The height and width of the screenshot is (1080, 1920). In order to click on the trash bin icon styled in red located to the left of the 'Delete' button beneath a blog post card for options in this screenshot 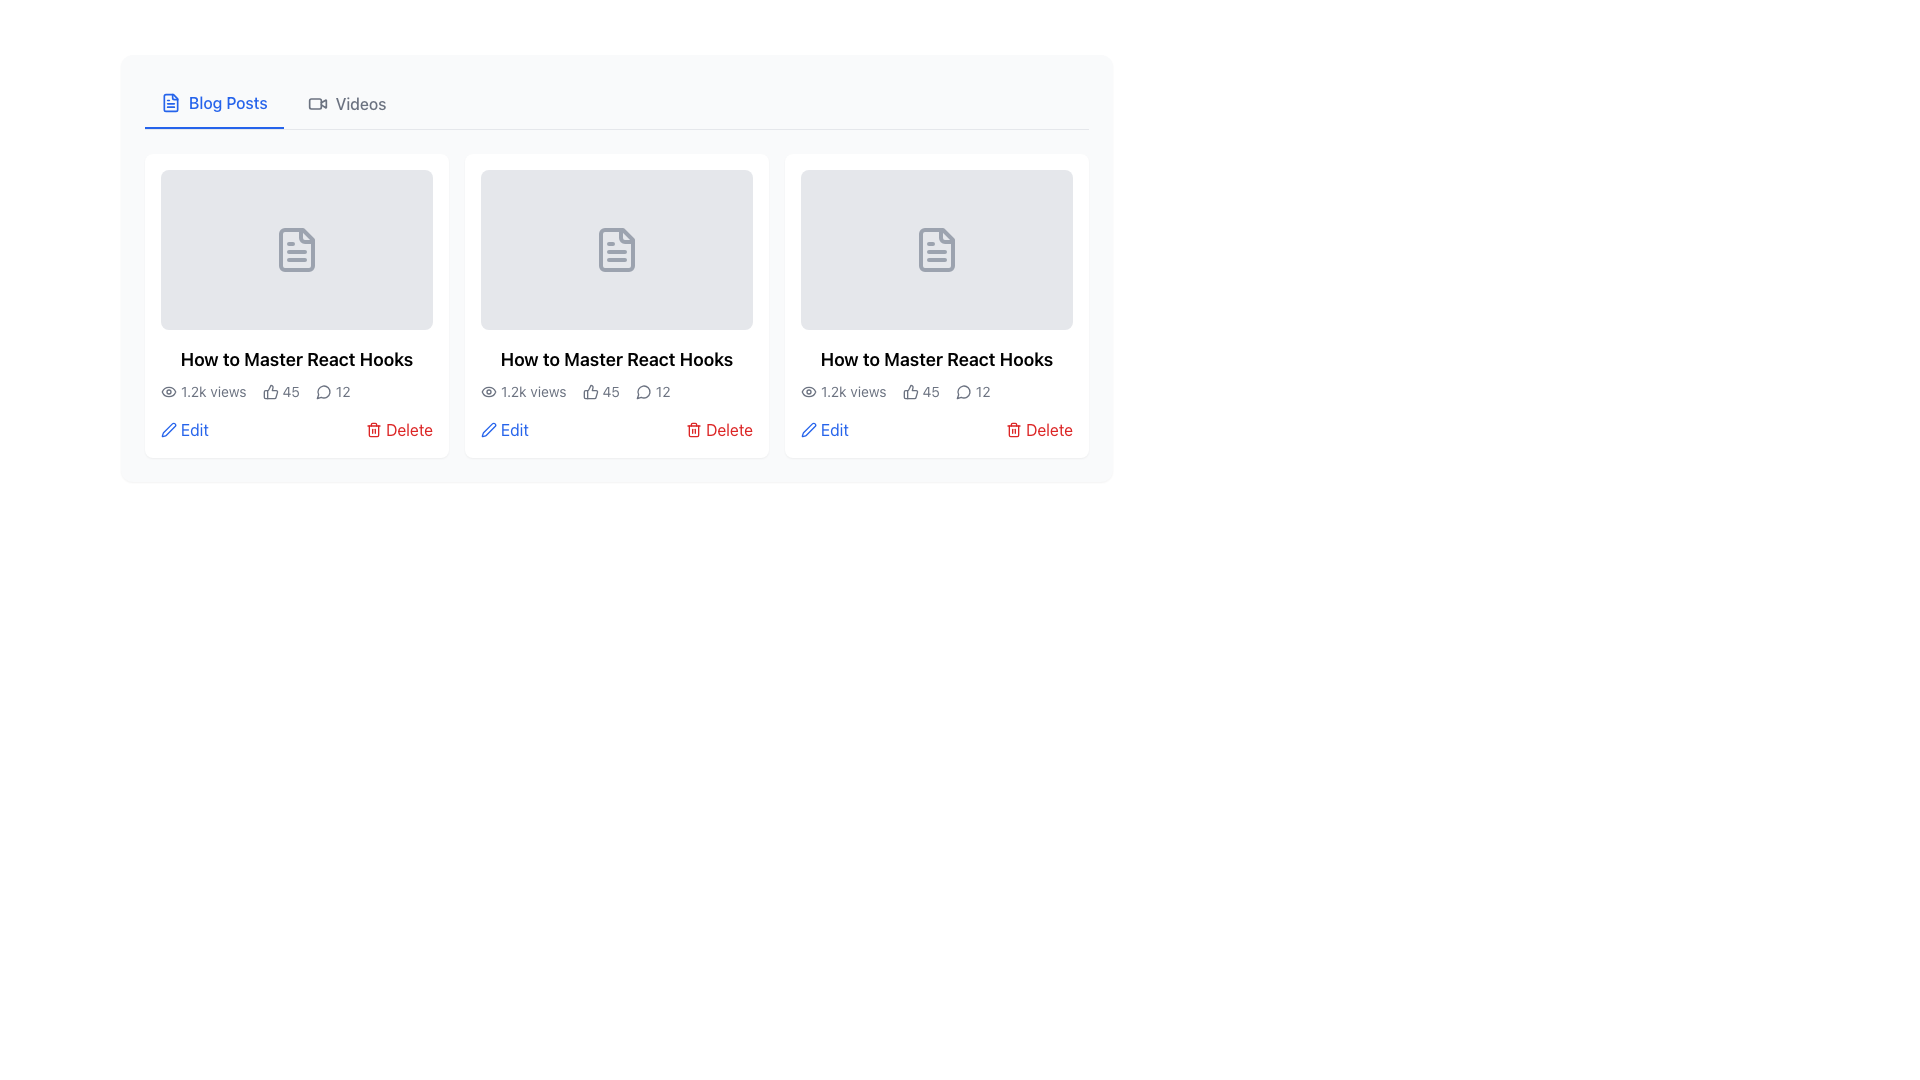, I will do `click(1014, 428)`.